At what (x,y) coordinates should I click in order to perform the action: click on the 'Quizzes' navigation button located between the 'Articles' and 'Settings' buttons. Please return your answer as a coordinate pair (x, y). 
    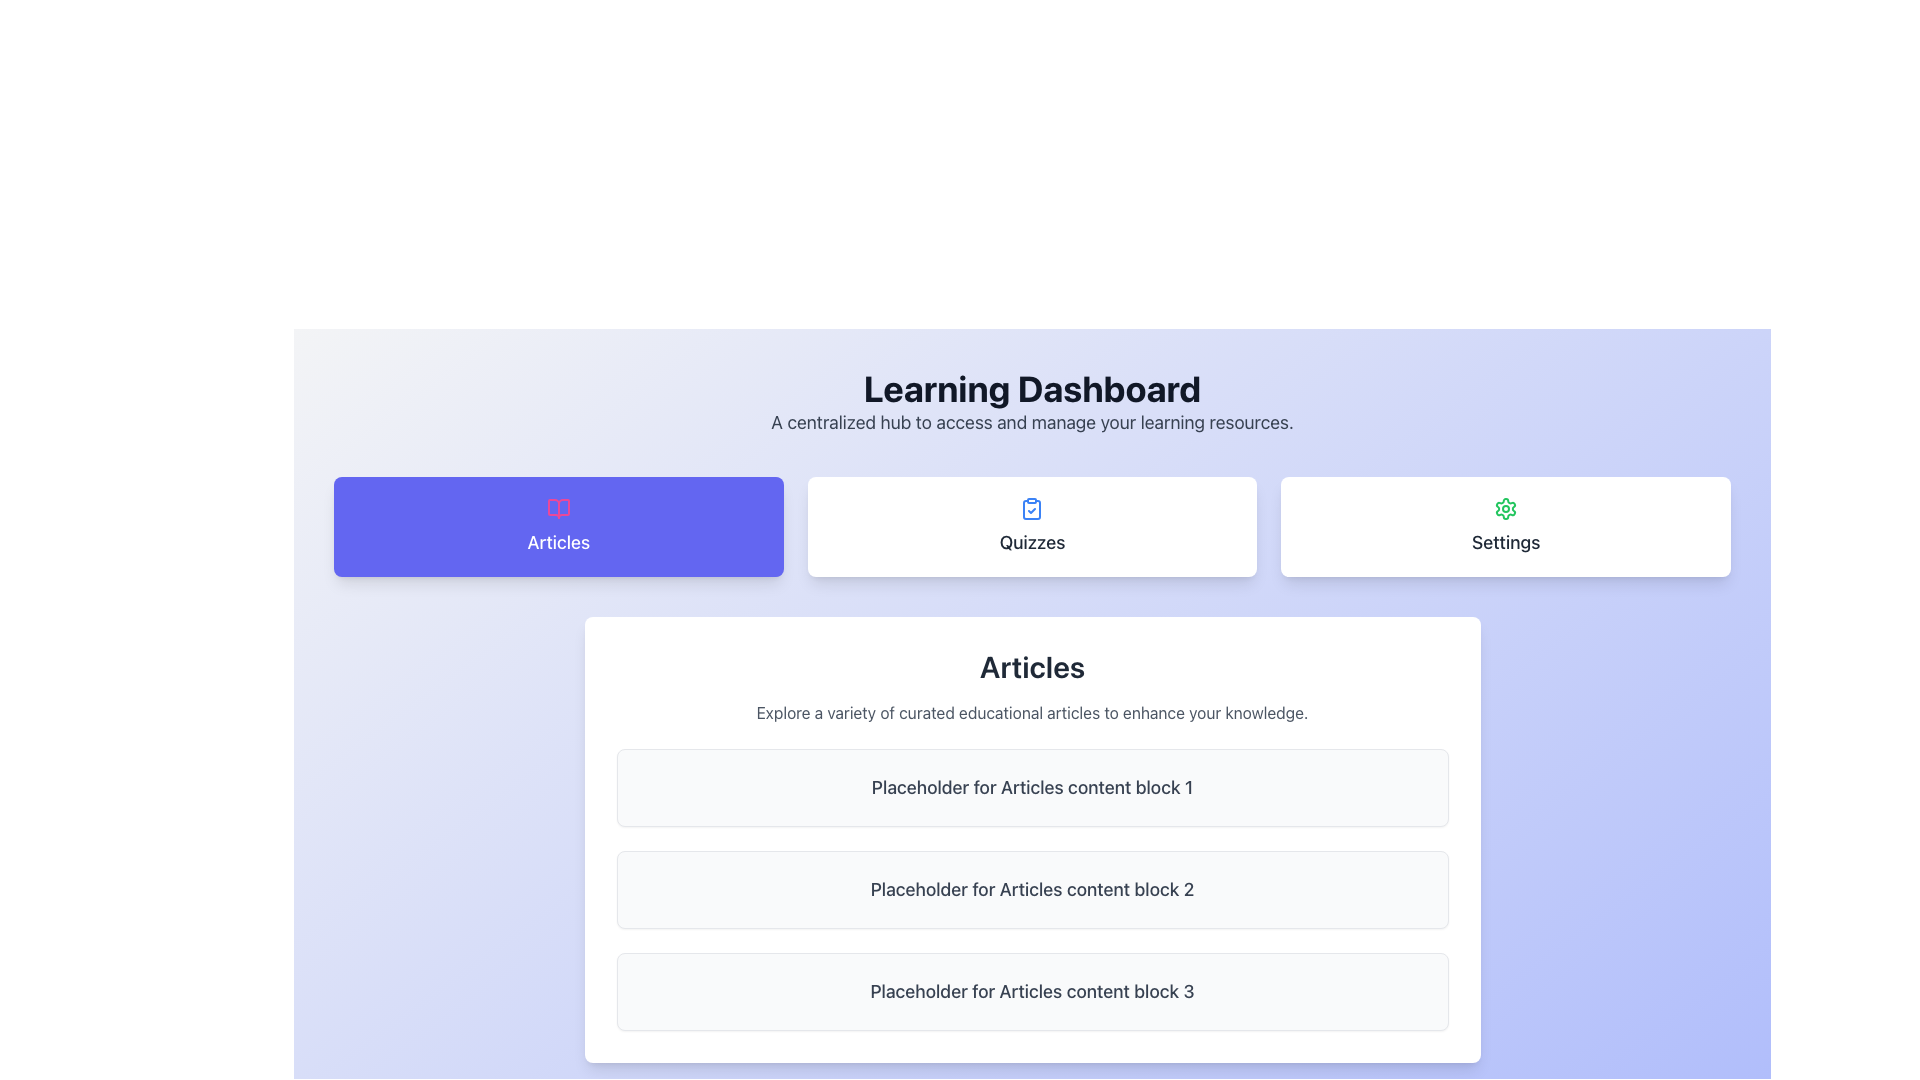
    Looking at the image, I should click on (1032, 526).